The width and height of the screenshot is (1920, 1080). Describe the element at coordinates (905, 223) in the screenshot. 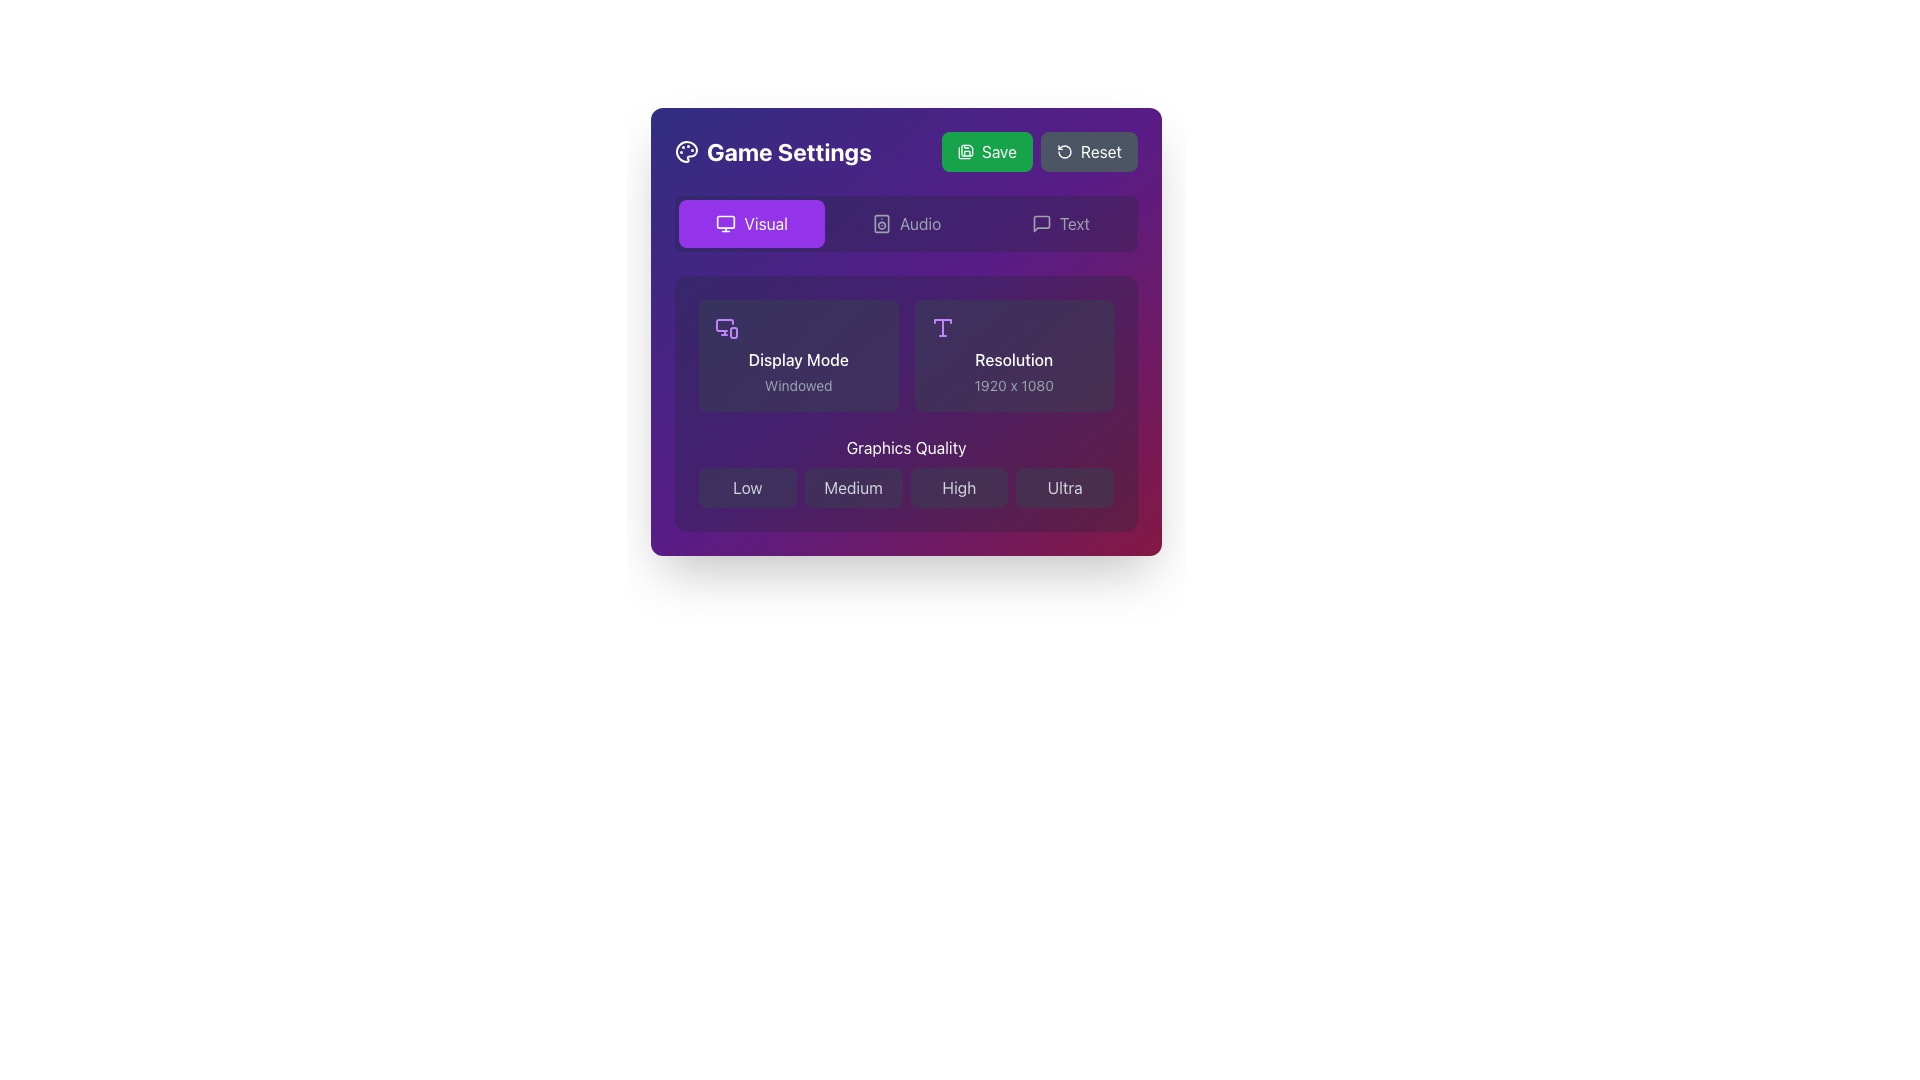

I see `the 'Audio' button located under the 'Game Settings' header` at that location.